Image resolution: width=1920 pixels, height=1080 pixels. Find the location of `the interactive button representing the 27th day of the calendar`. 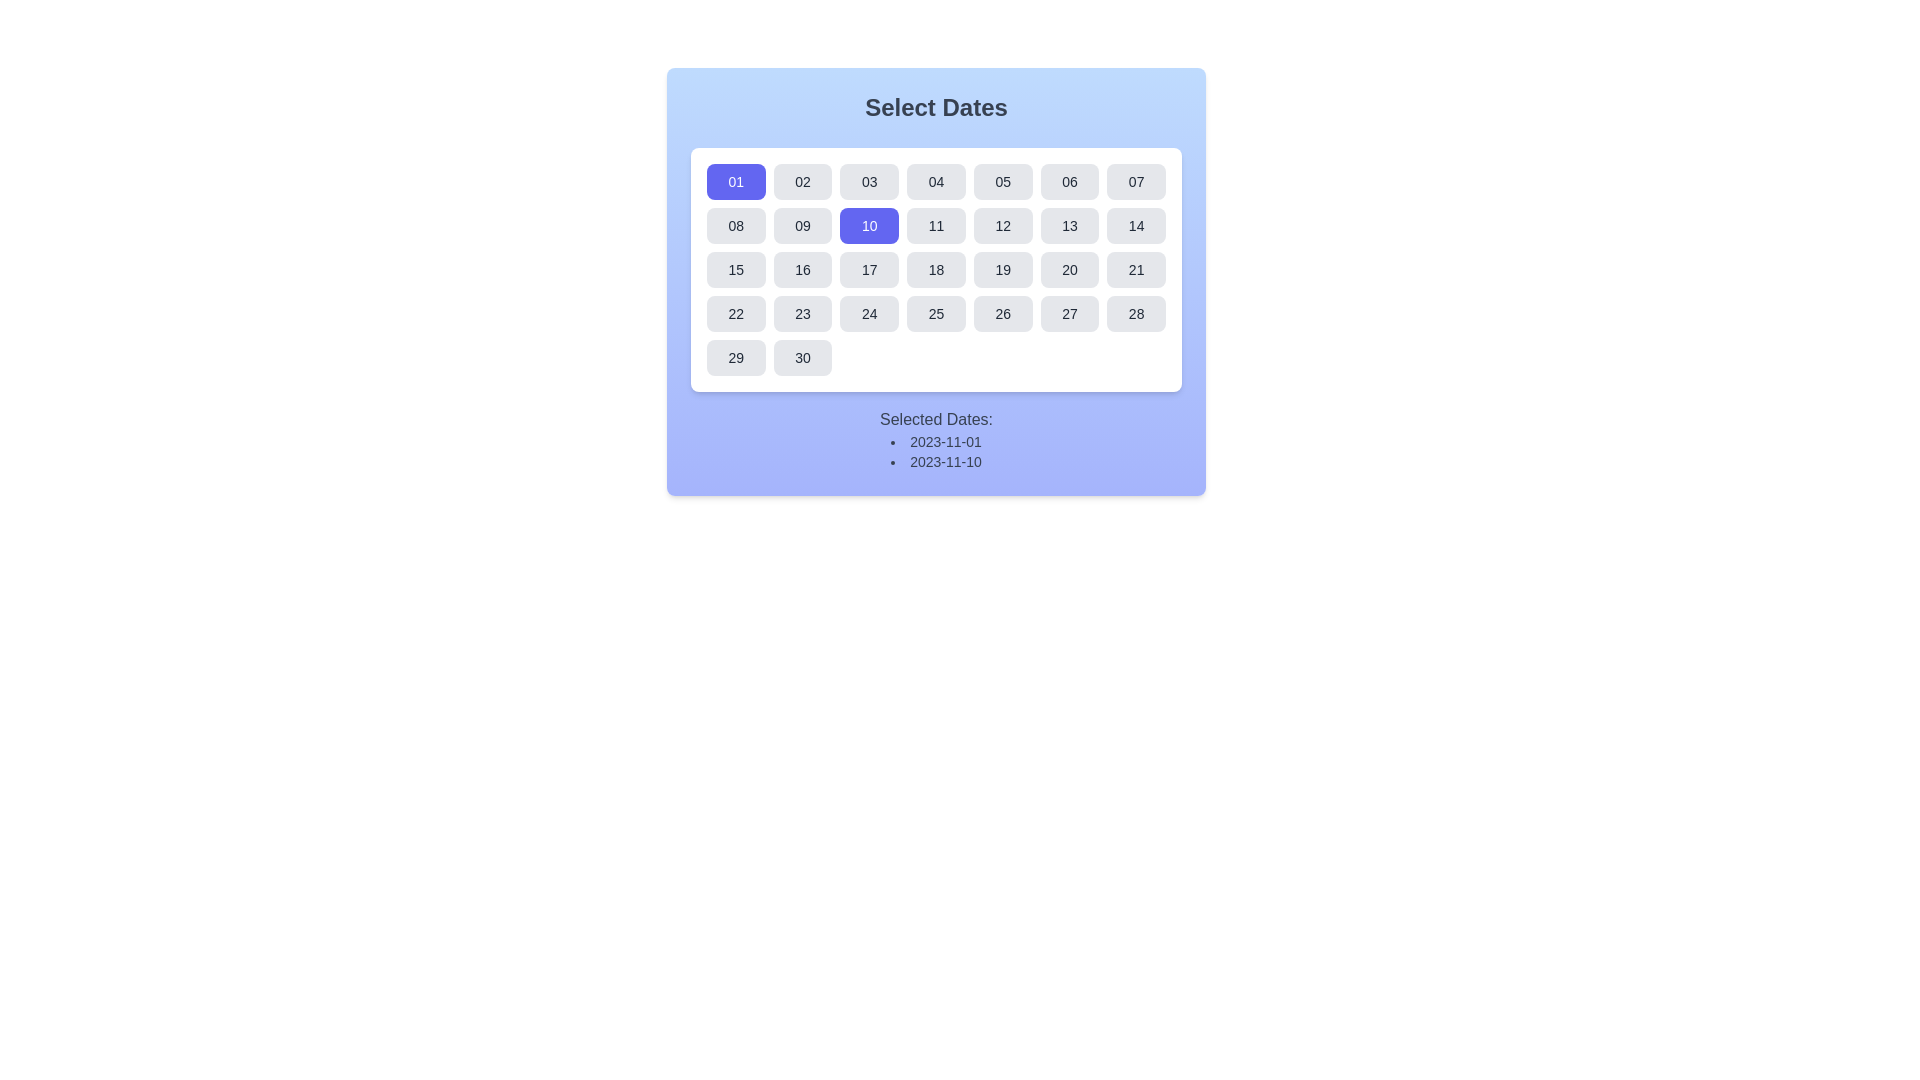

the interactive button representing the 27th day of the calendar is located at coordinates (1069, 313).